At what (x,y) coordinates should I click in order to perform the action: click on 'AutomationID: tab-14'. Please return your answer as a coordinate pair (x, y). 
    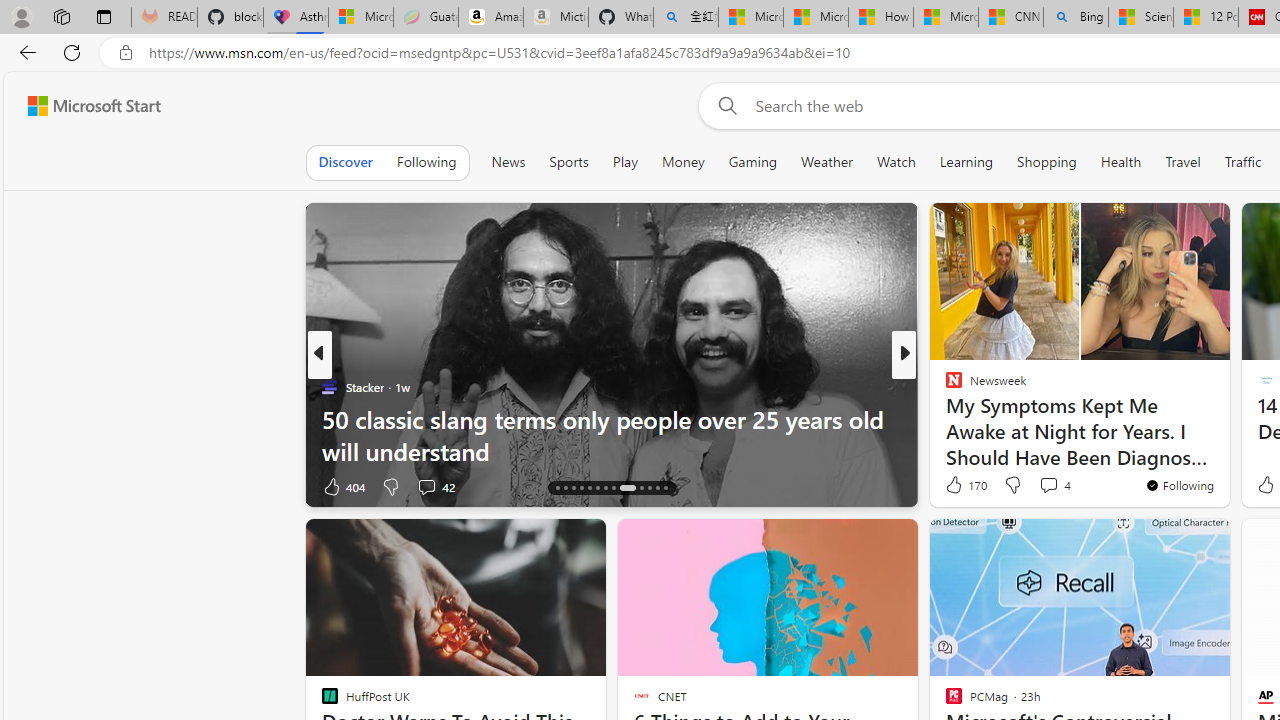
    Looking at the image, I should click on (557, 488).